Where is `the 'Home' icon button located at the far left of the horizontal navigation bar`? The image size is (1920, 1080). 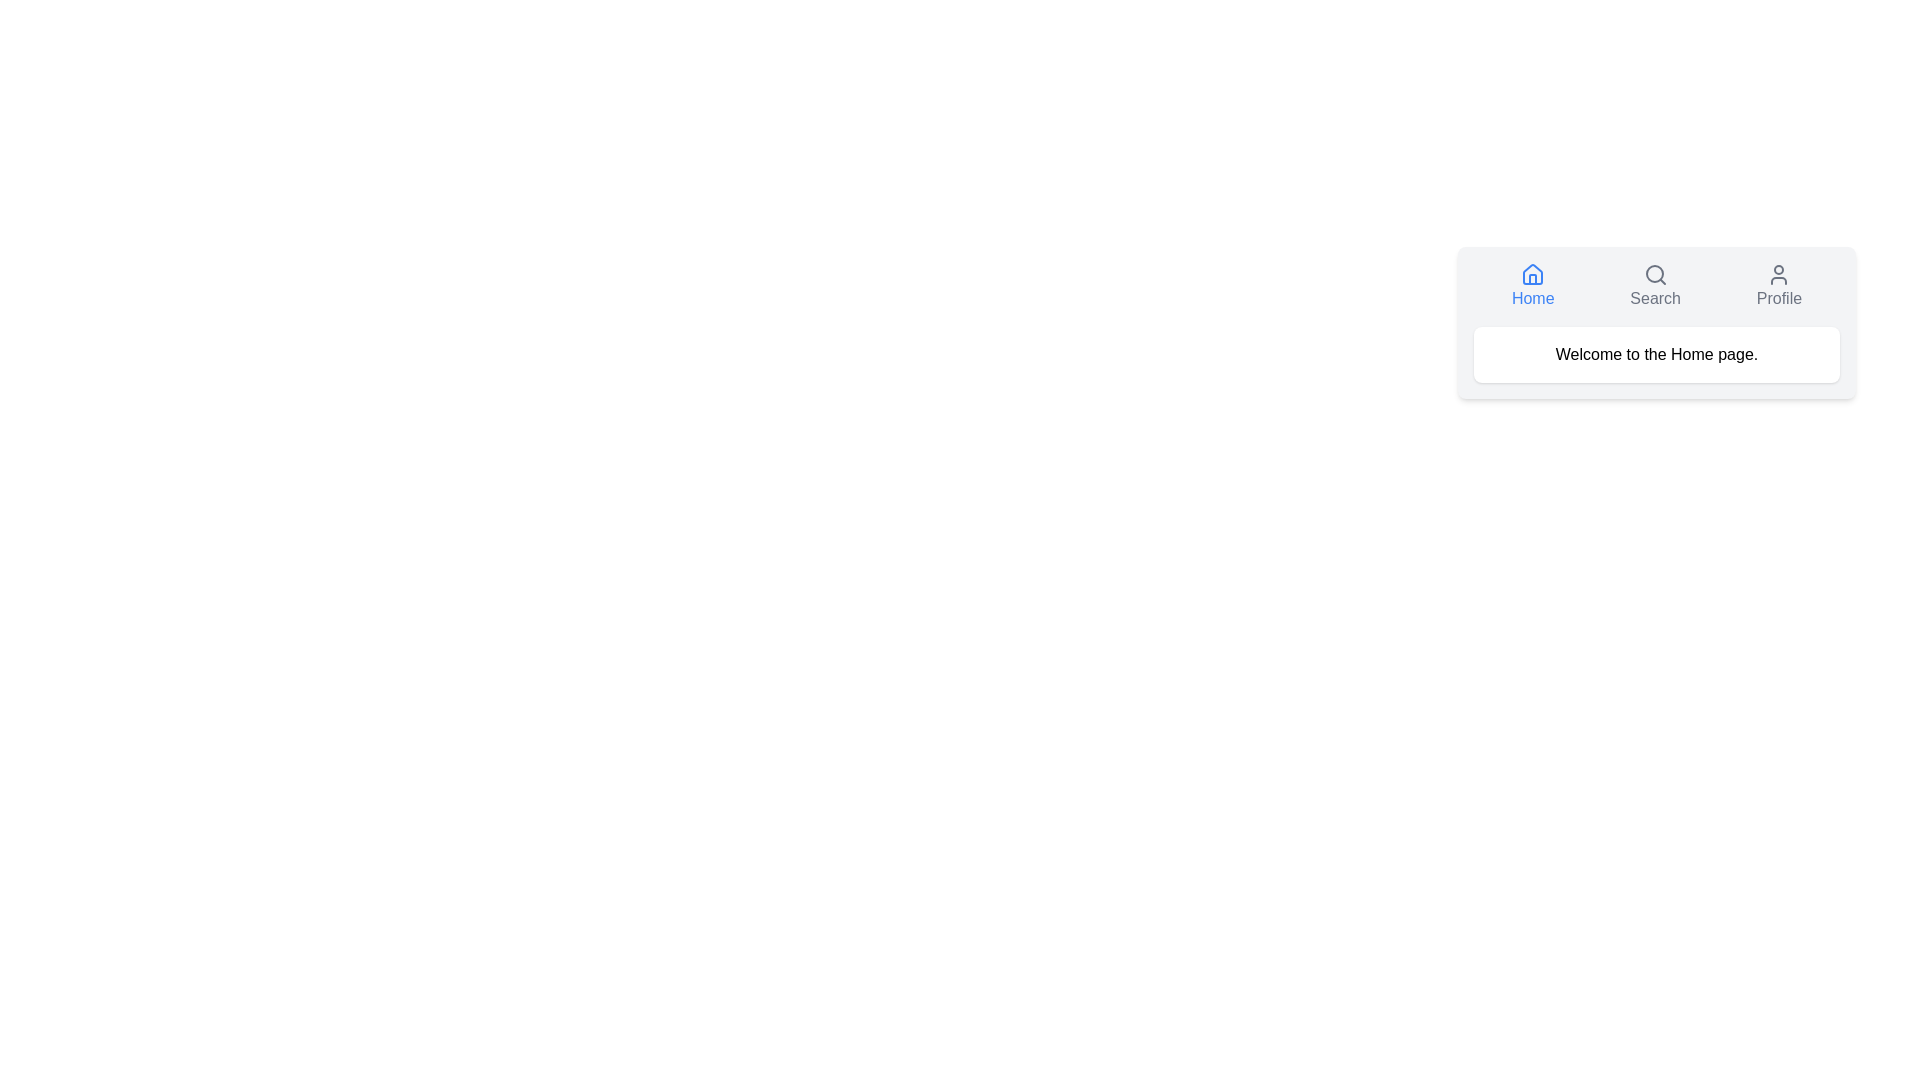 the 'Home' icon button located at the far left of the horizontal navigation bar is located at coordinates (1532, 274).